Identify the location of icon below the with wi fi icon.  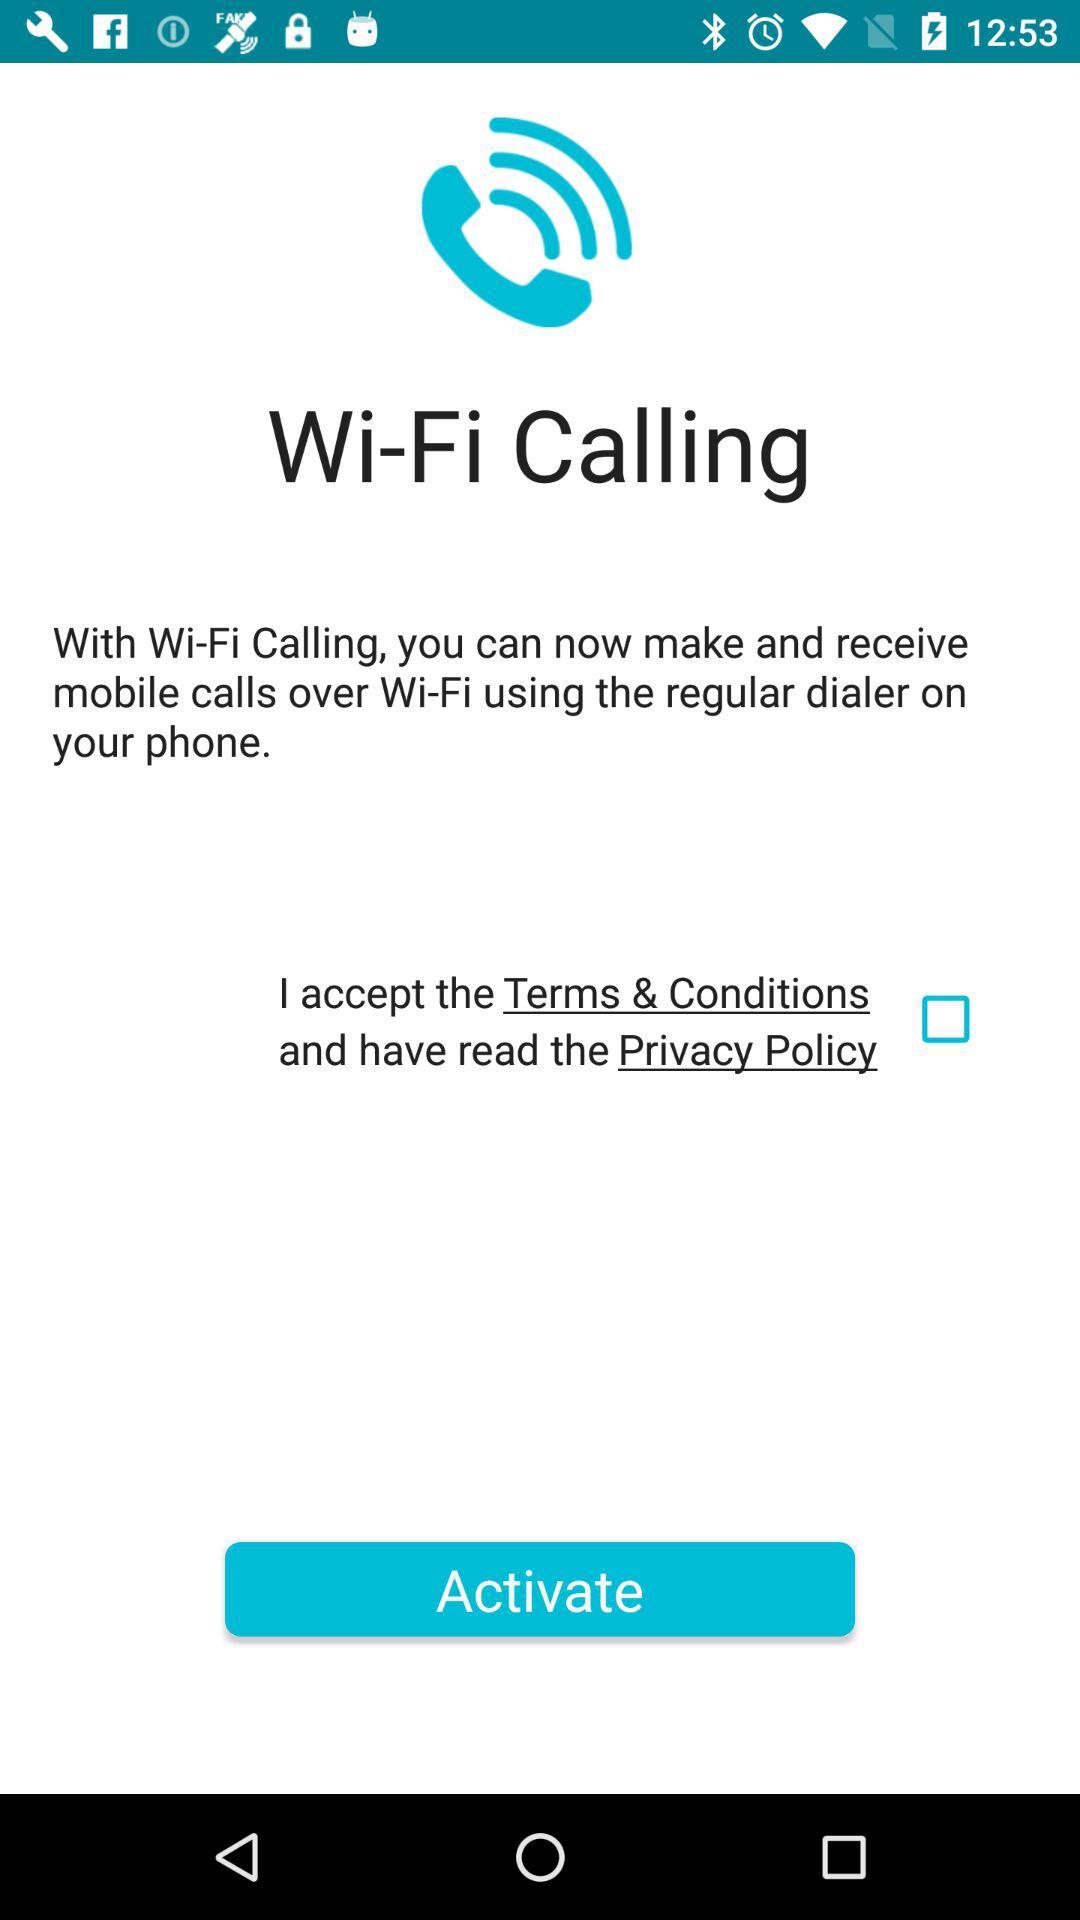
(685, 991).